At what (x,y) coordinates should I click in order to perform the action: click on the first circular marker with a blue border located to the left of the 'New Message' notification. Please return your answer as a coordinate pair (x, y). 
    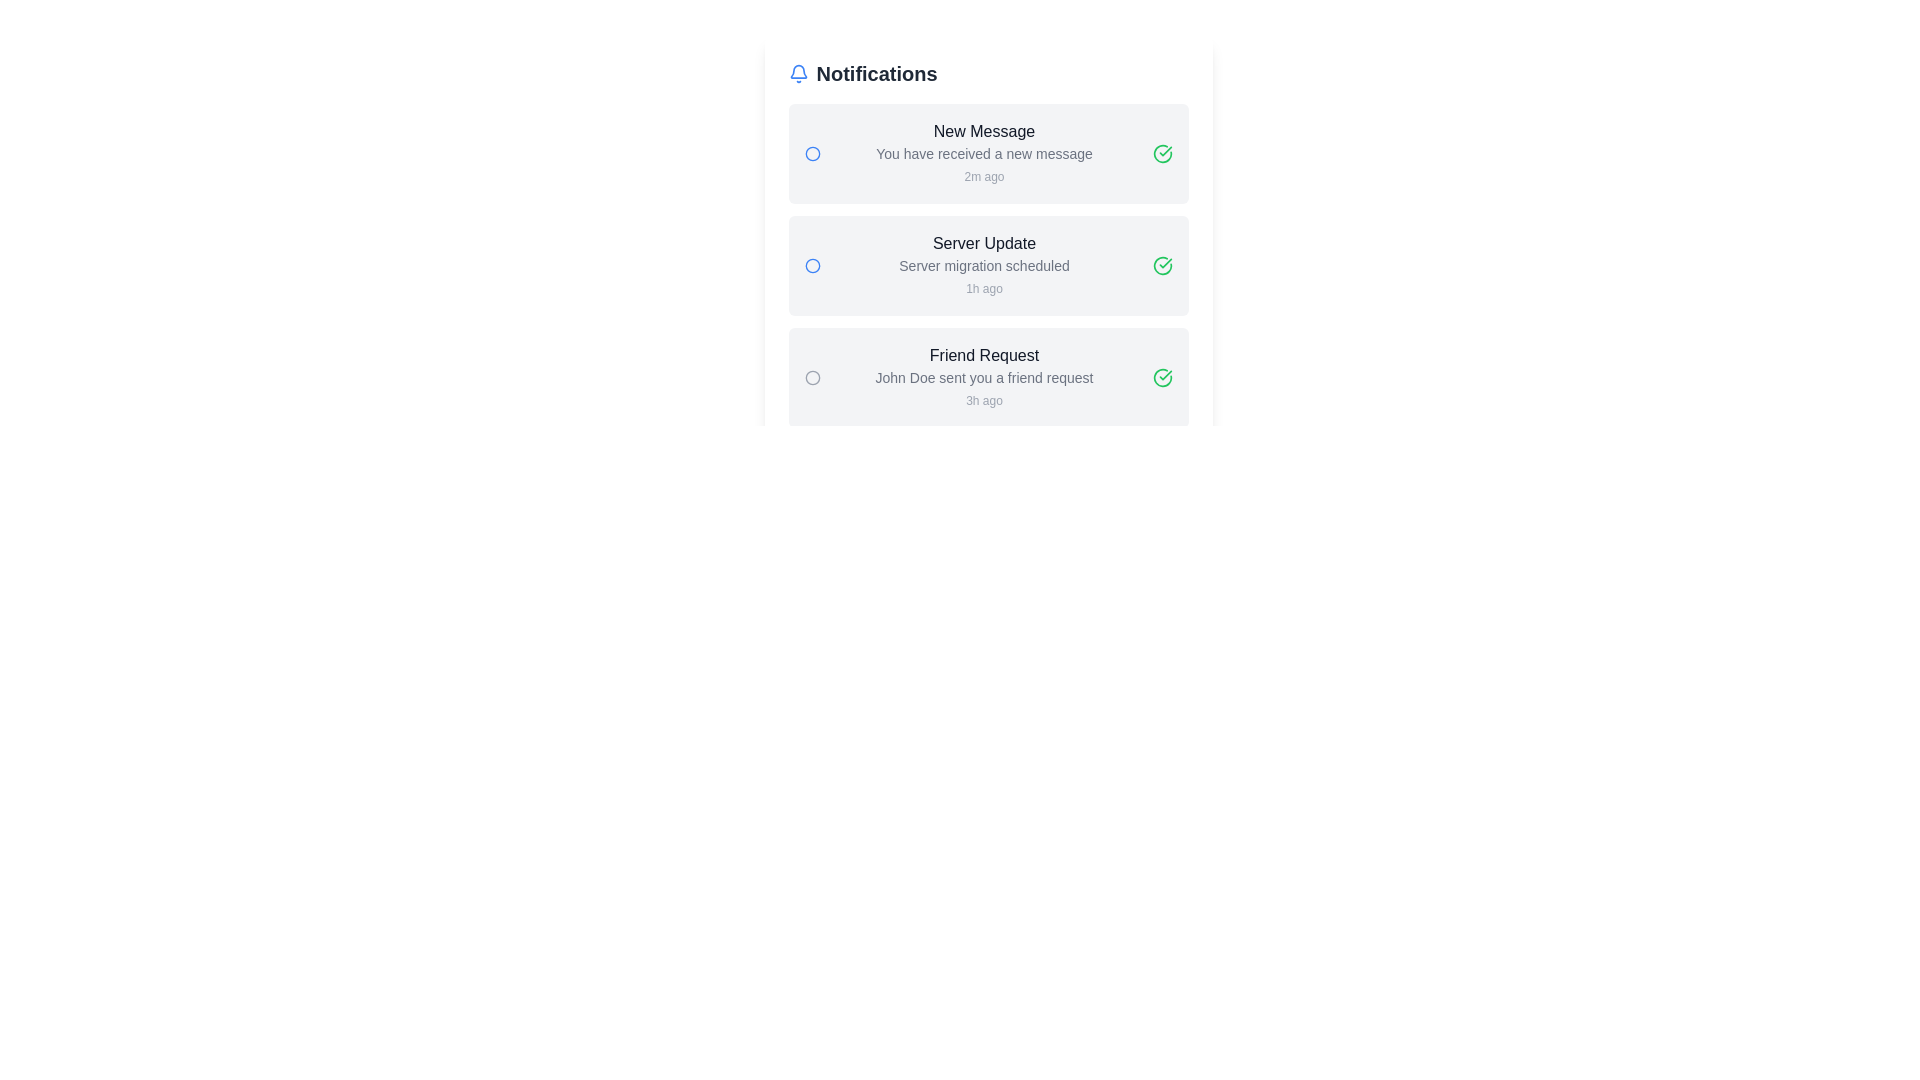
    Looking at the image, I should click on (812, 153).